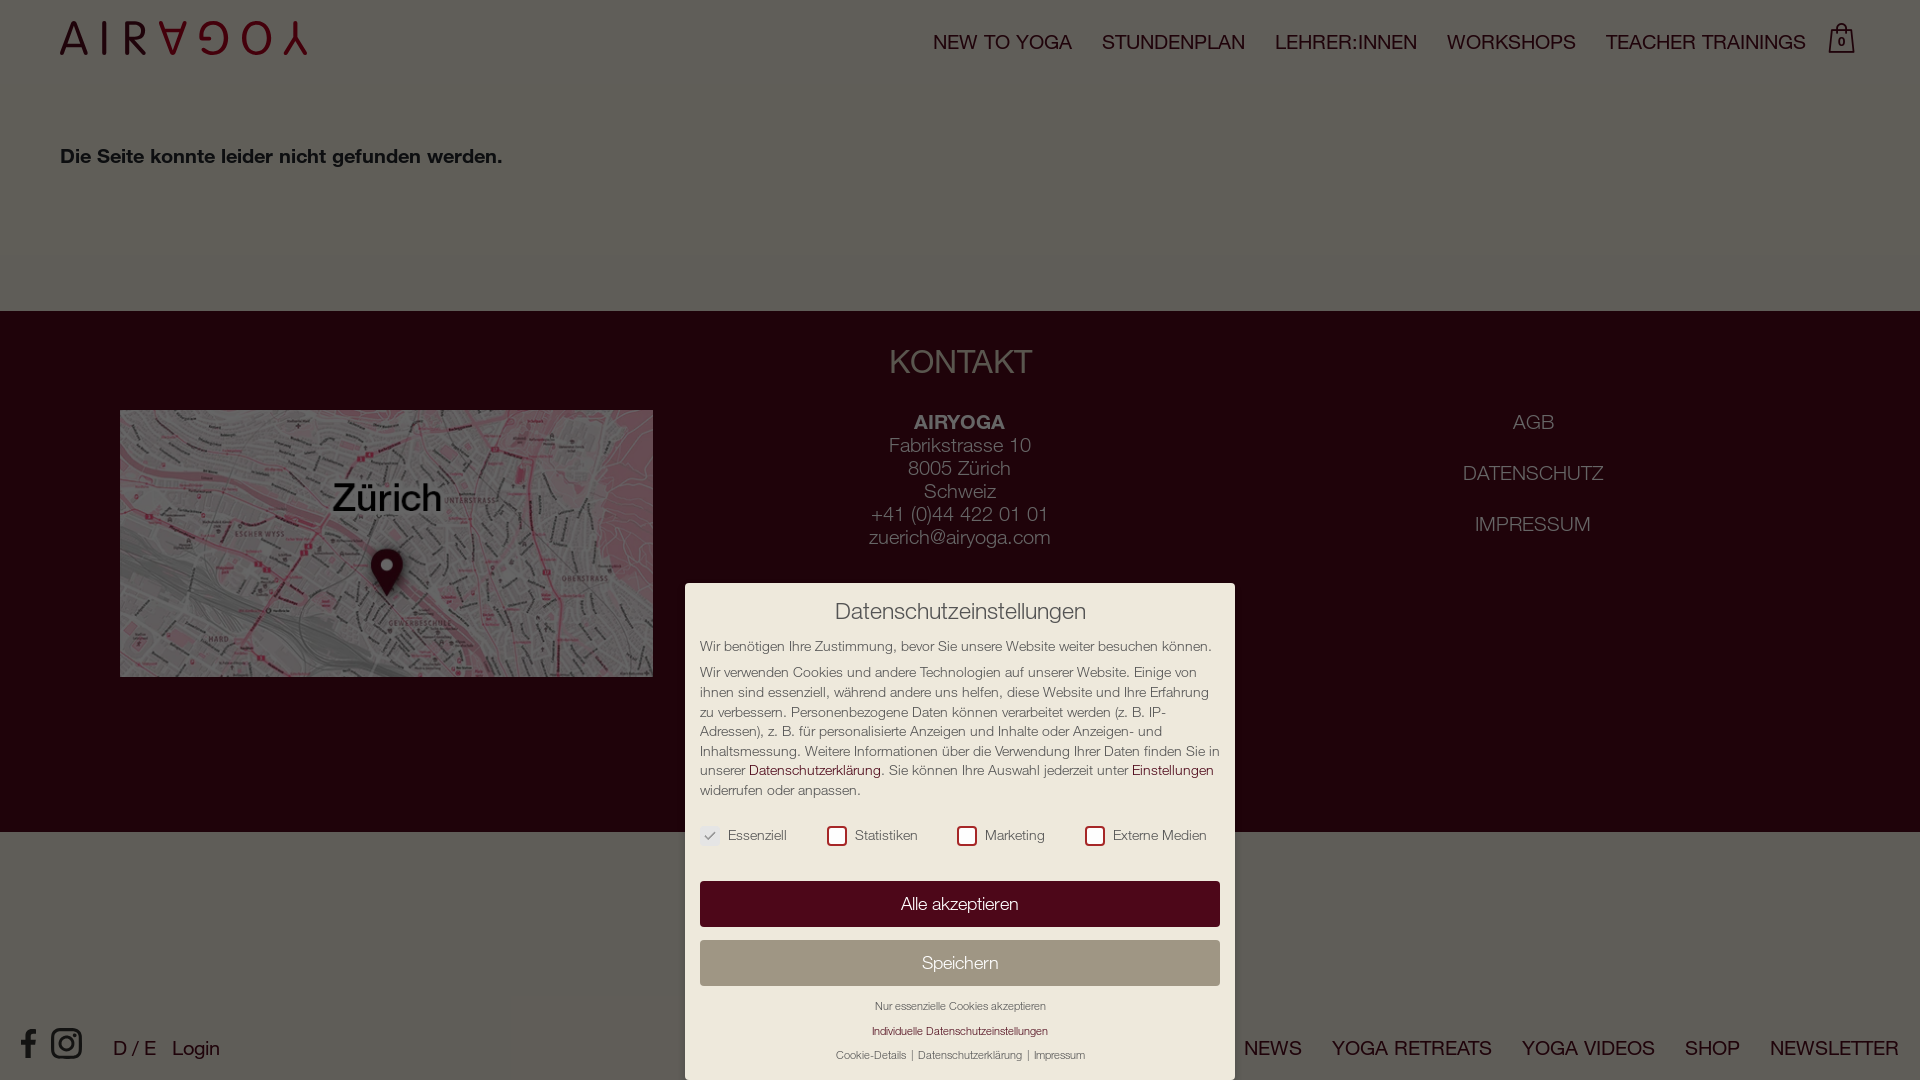 The image size is (1920, 1080). I want to click on 'YOGA VIDEOS', so click(1587, 1046).